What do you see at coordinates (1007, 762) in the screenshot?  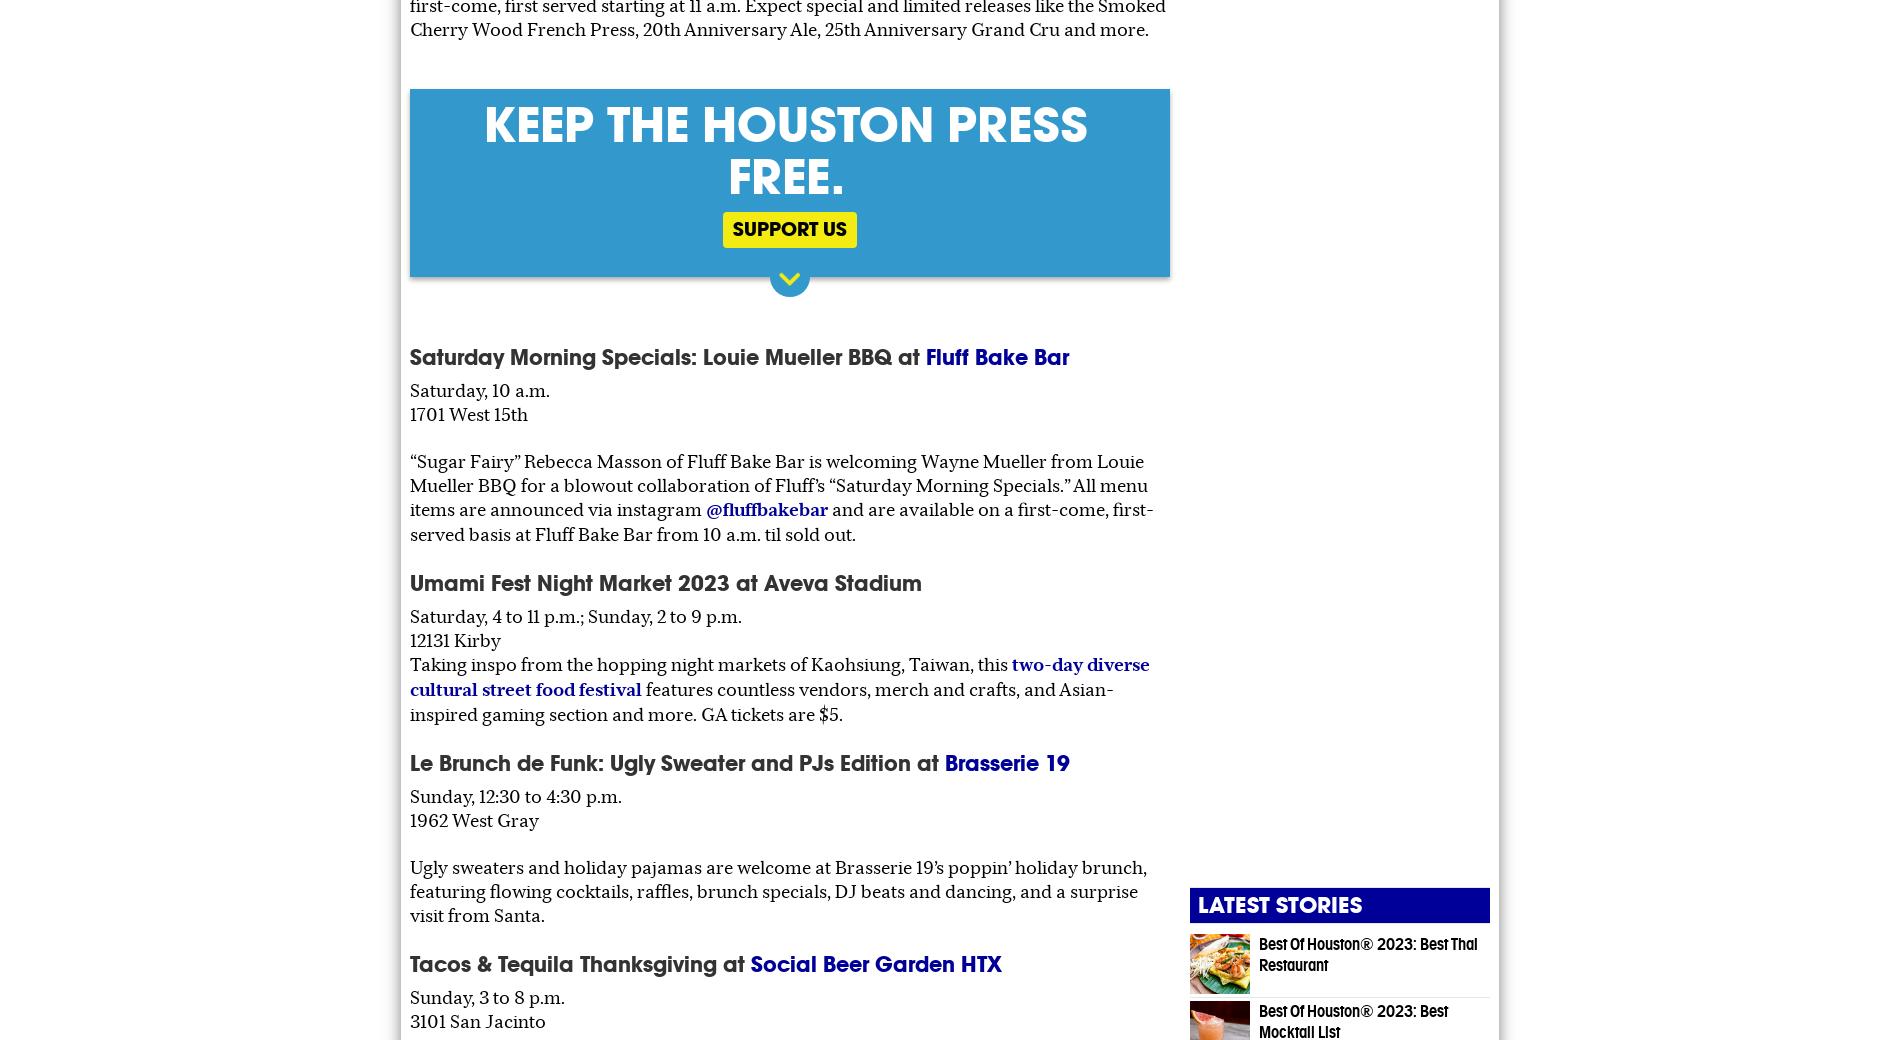 I see `'Brasserie 19'` at bounding box center [1007, 762].